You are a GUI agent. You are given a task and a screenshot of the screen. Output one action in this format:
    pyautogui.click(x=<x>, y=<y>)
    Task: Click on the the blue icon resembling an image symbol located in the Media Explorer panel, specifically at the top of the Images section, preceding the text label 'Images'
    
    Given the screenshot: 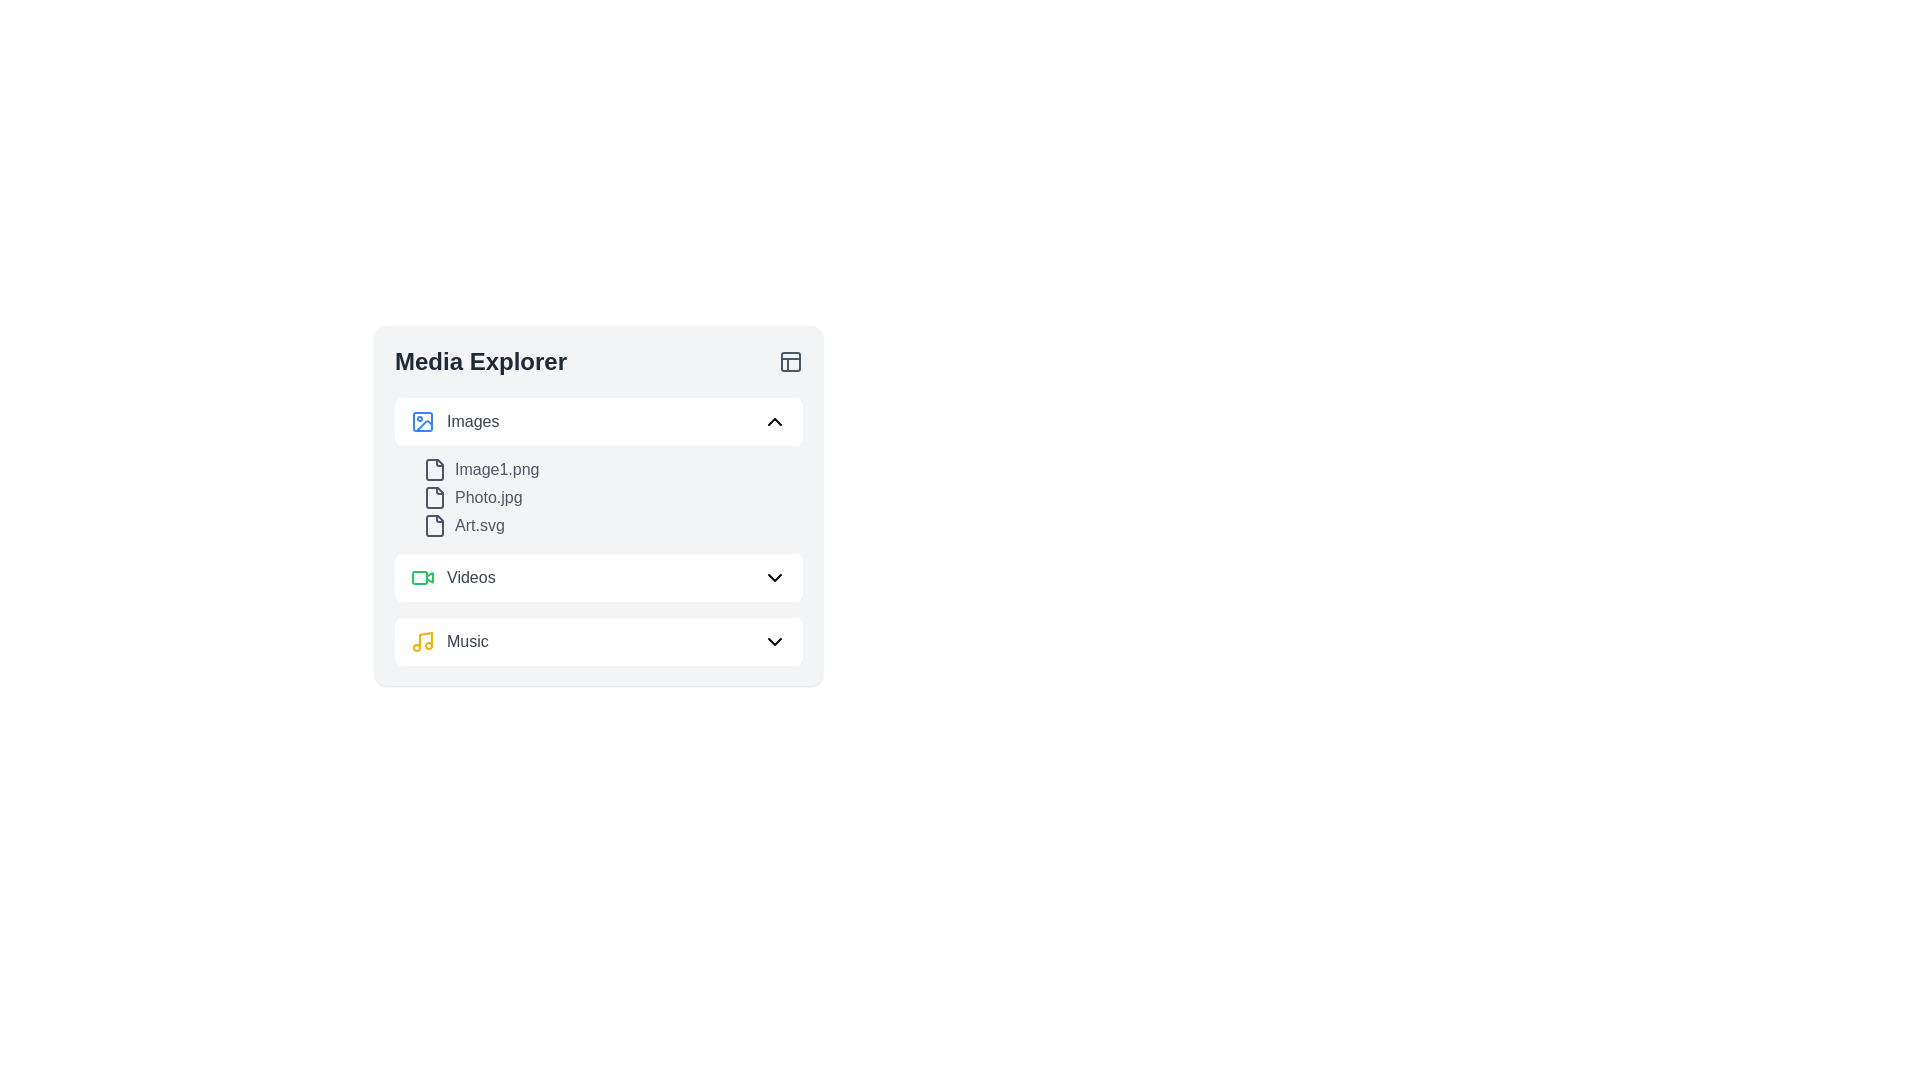 What is the action you would take?
    pyautogui.click(x=421, y=420)
    